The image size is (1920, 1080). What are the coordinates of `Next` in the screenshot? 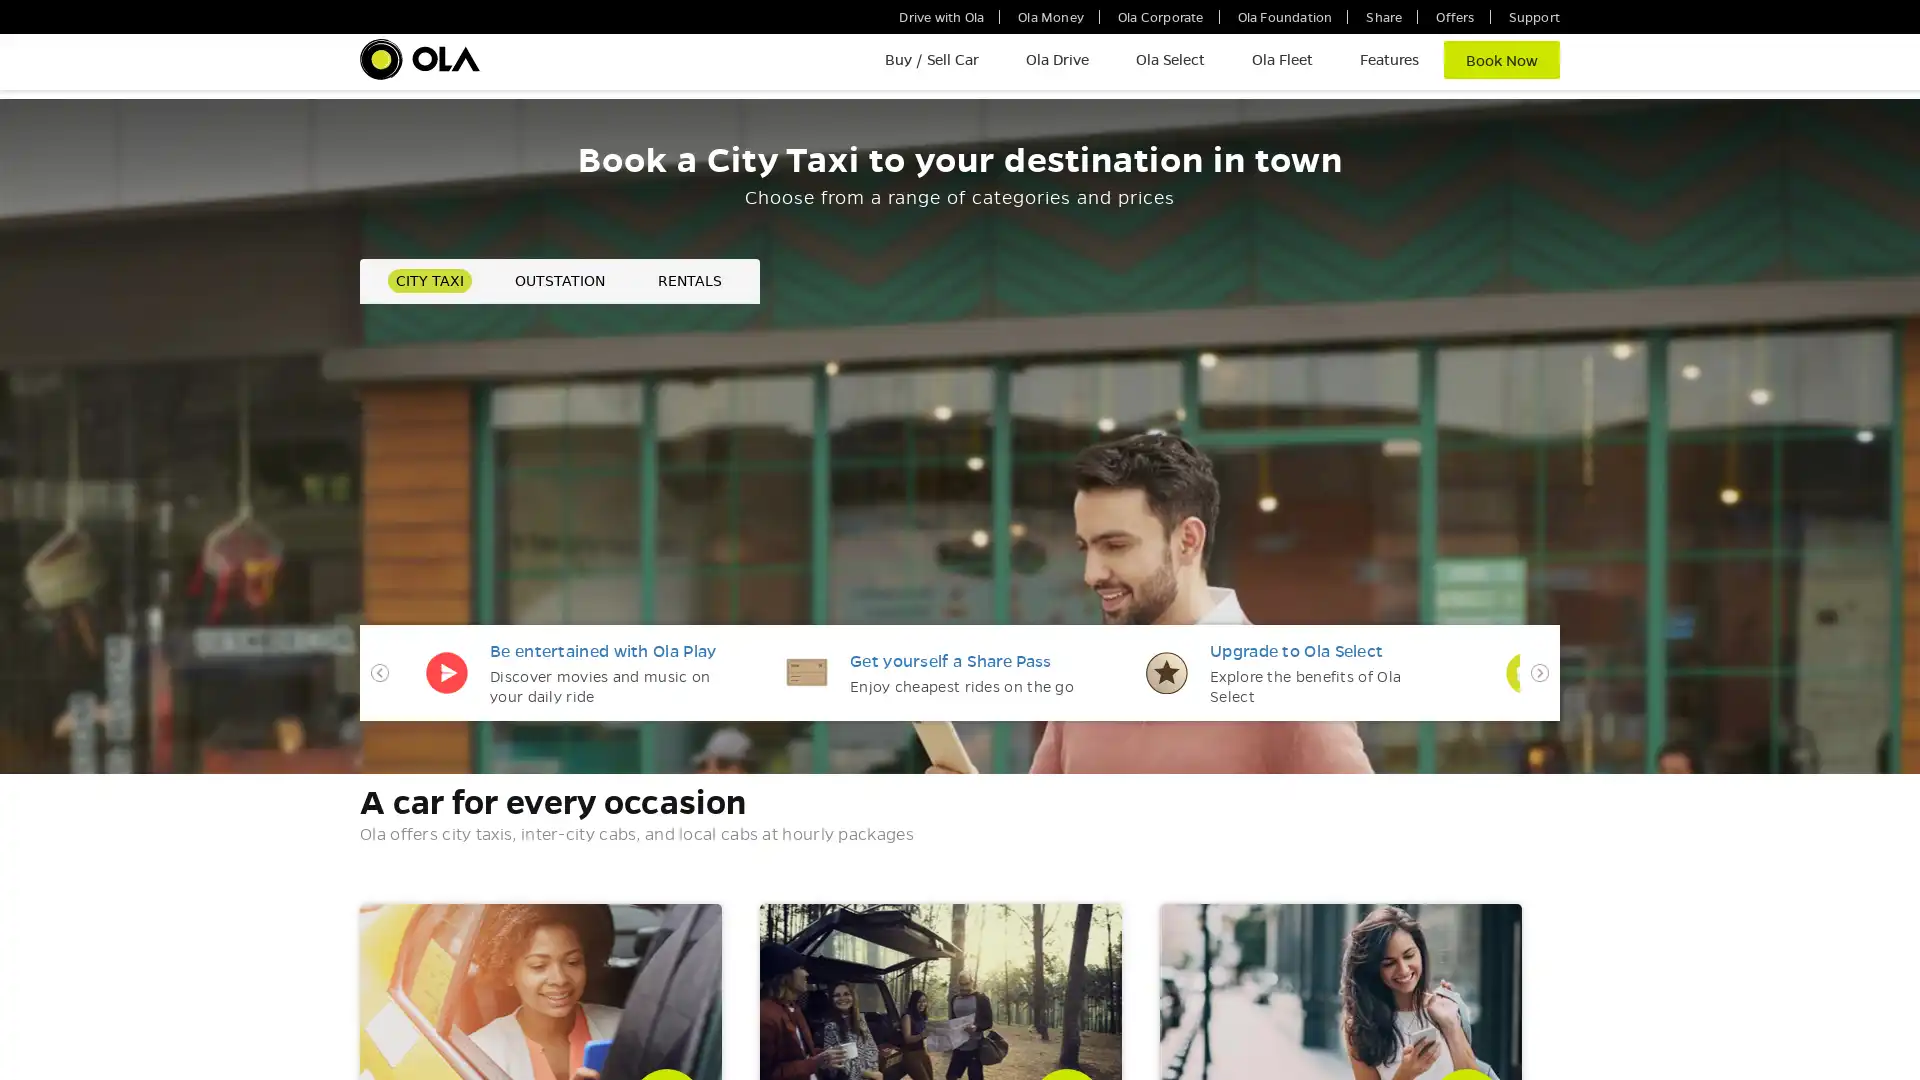 It's located at (1539, 773).